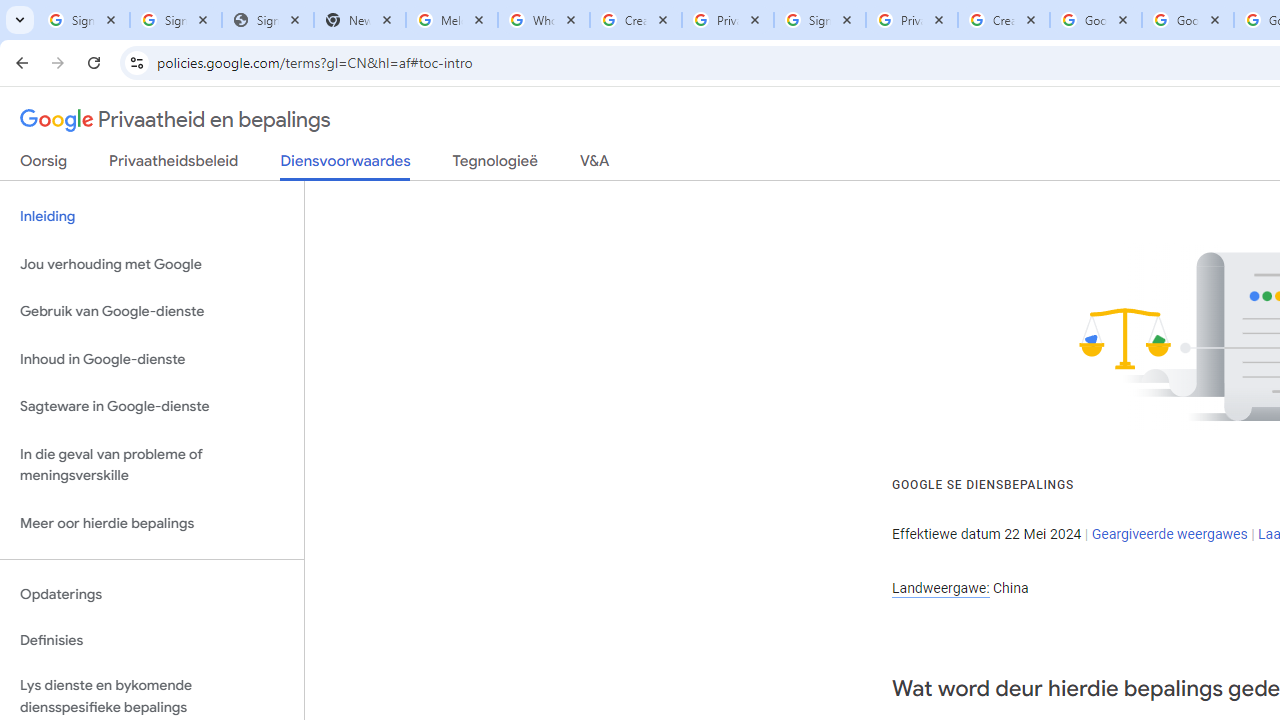 This screenshot has height=720, width=1280. What do you see at coordinates (151, 263) in the screenshot?
I see `'Jou verhouding met Google'` at bounding box center [151, 263].